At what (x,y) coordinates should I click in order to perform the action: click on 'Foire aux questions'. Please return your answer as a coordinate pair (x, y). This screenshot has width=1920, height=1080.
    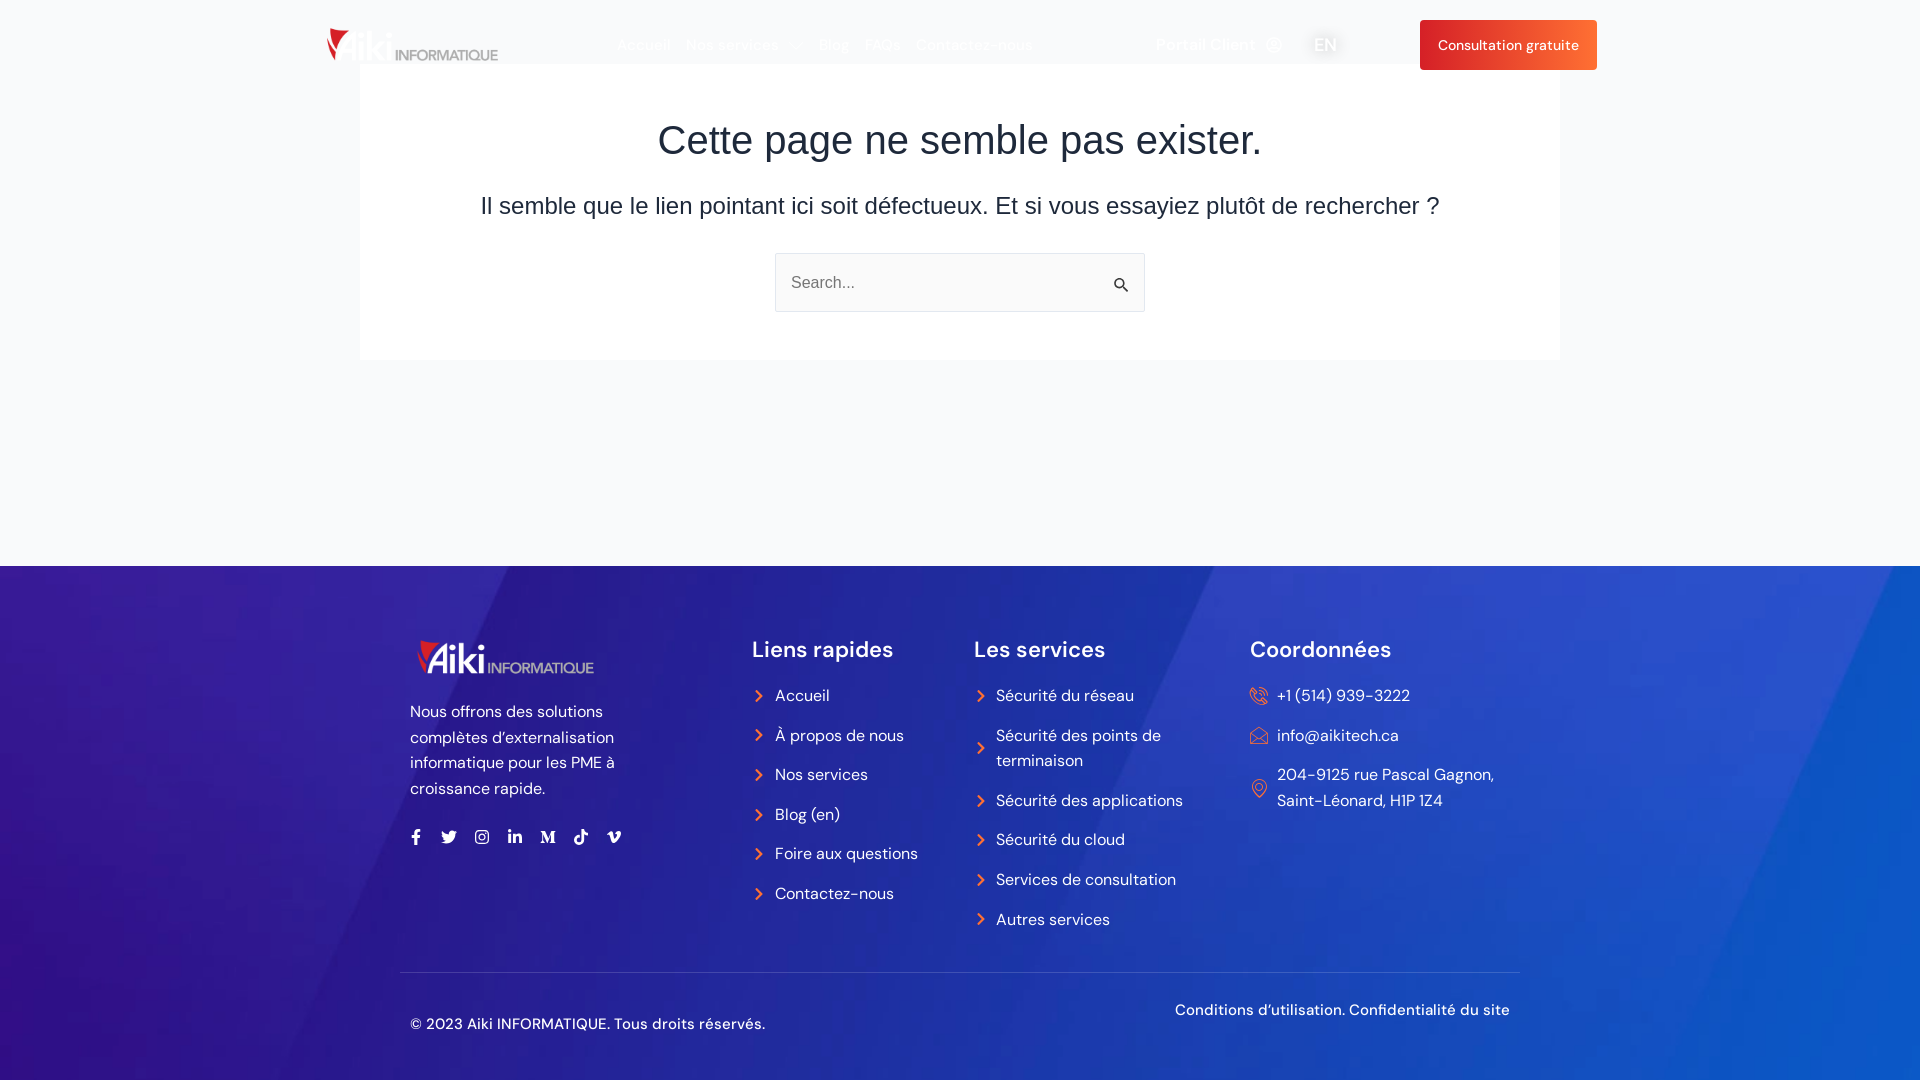
    Looking at the image, I should click on (853, 853).